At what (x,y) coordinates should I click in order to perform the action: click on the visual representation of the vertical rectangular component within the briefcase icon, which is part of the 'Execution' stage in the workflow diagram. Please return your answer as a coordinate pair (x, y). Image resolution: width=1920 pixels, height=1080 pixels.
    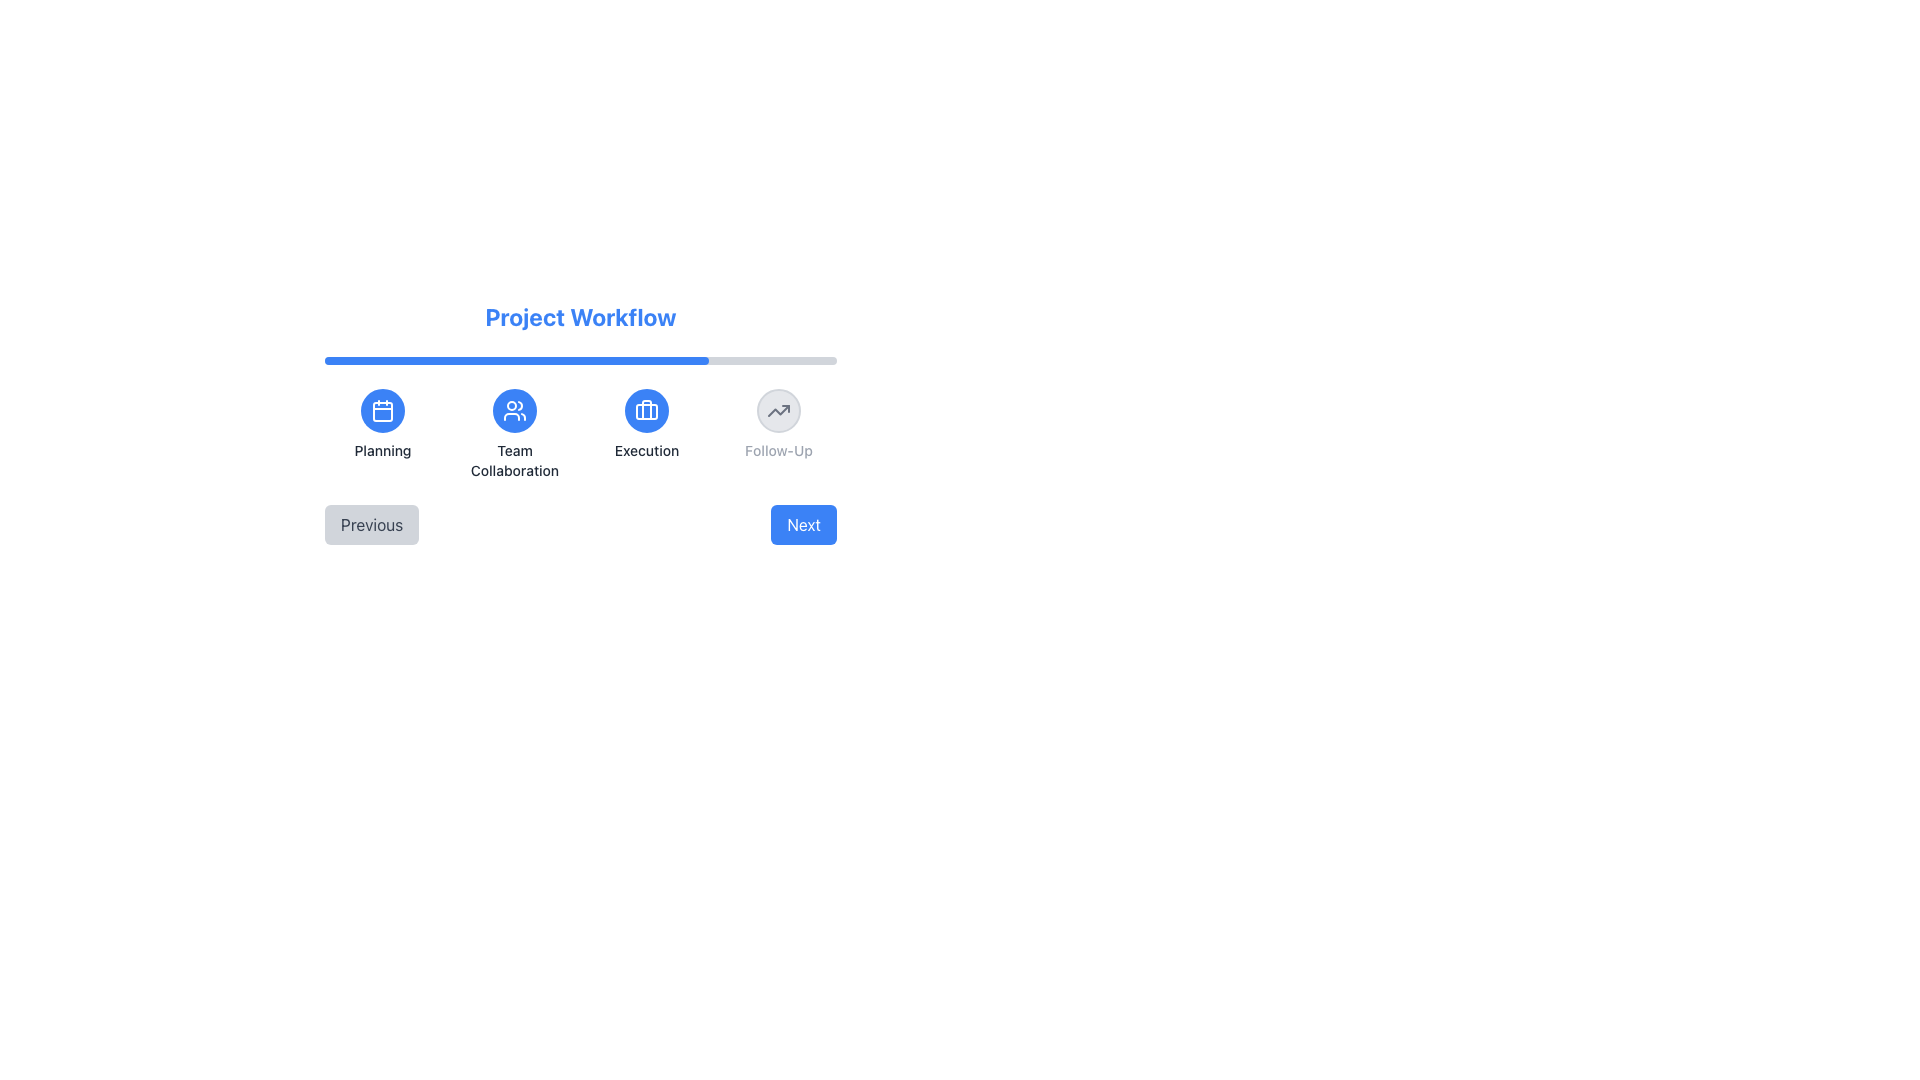
    Looking at the image, I should click on (647, 408).